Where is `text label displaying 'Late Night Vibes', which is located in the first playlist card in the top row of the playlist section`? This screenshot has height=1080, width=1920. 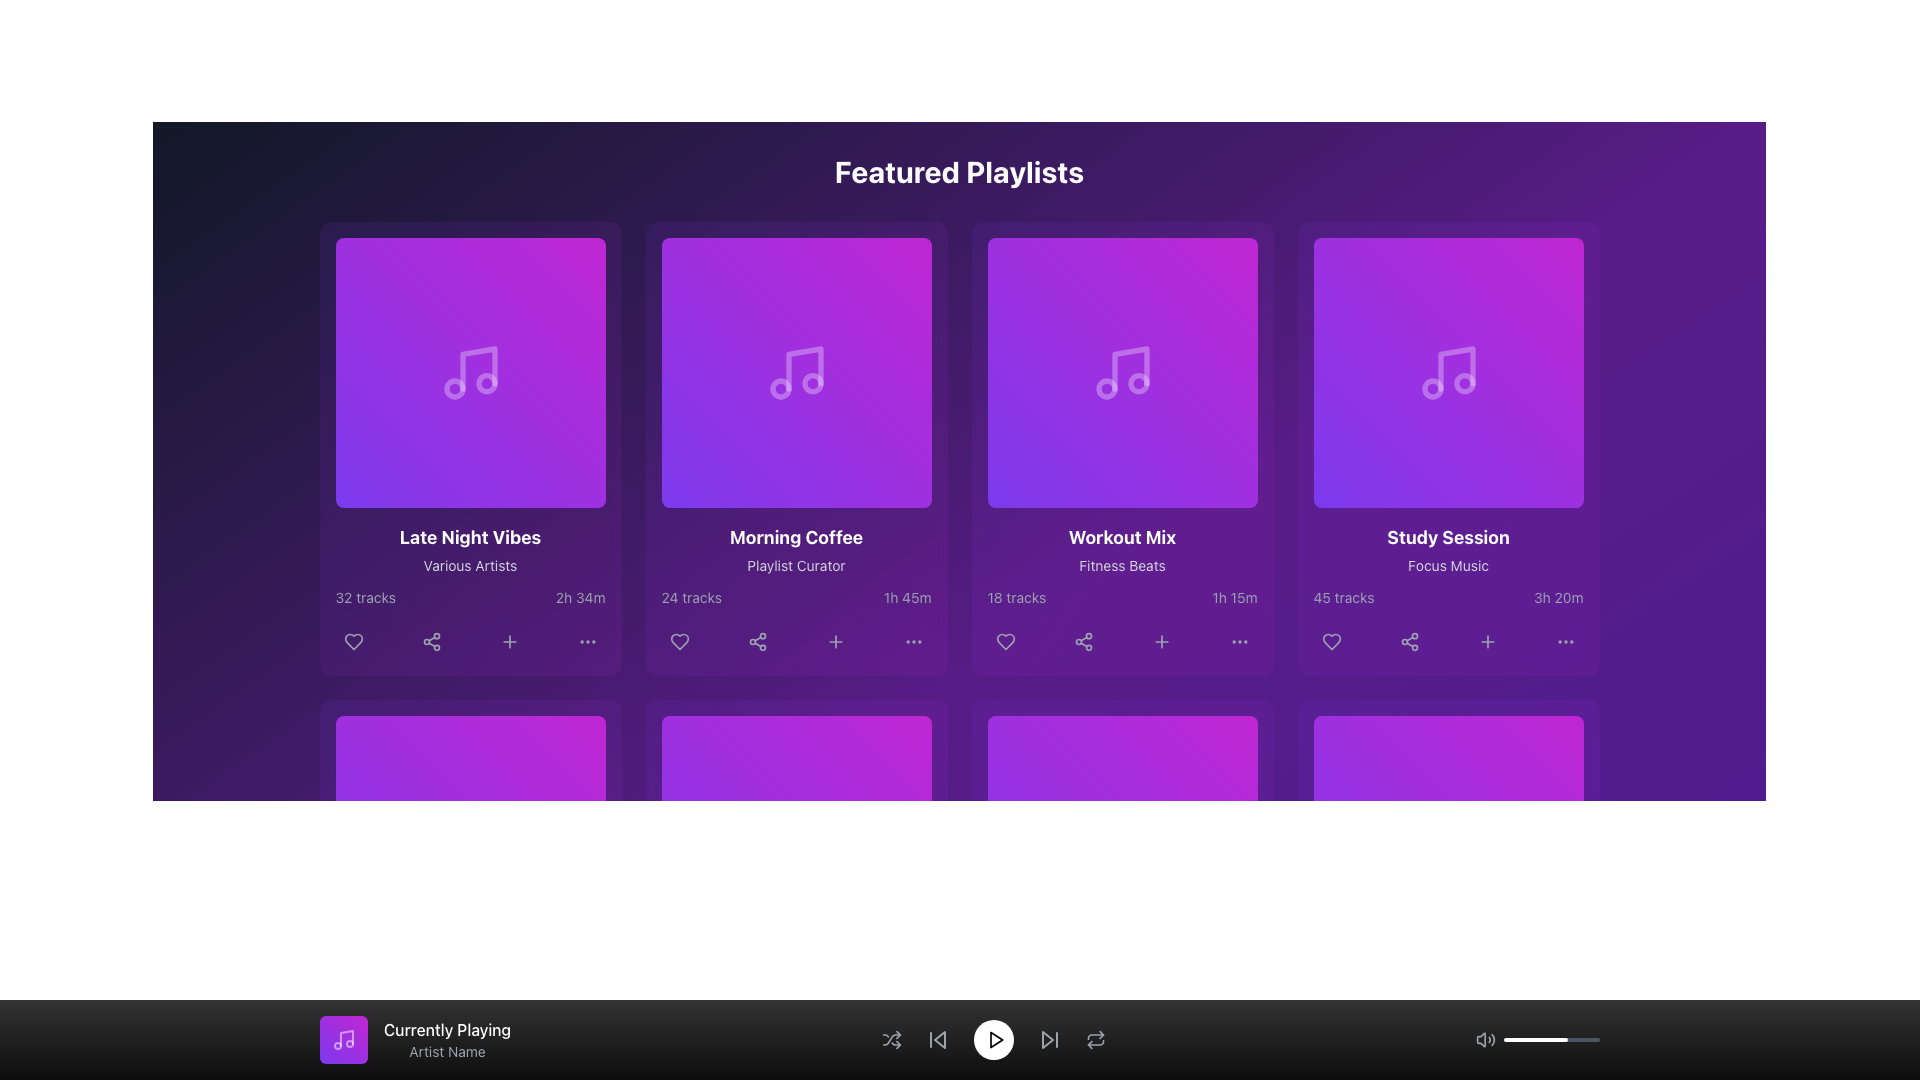 text label displaying 'Late Night Vibes', which is located in the first playlist card in the top row of the playlist section is located at coordinates (469, 536).